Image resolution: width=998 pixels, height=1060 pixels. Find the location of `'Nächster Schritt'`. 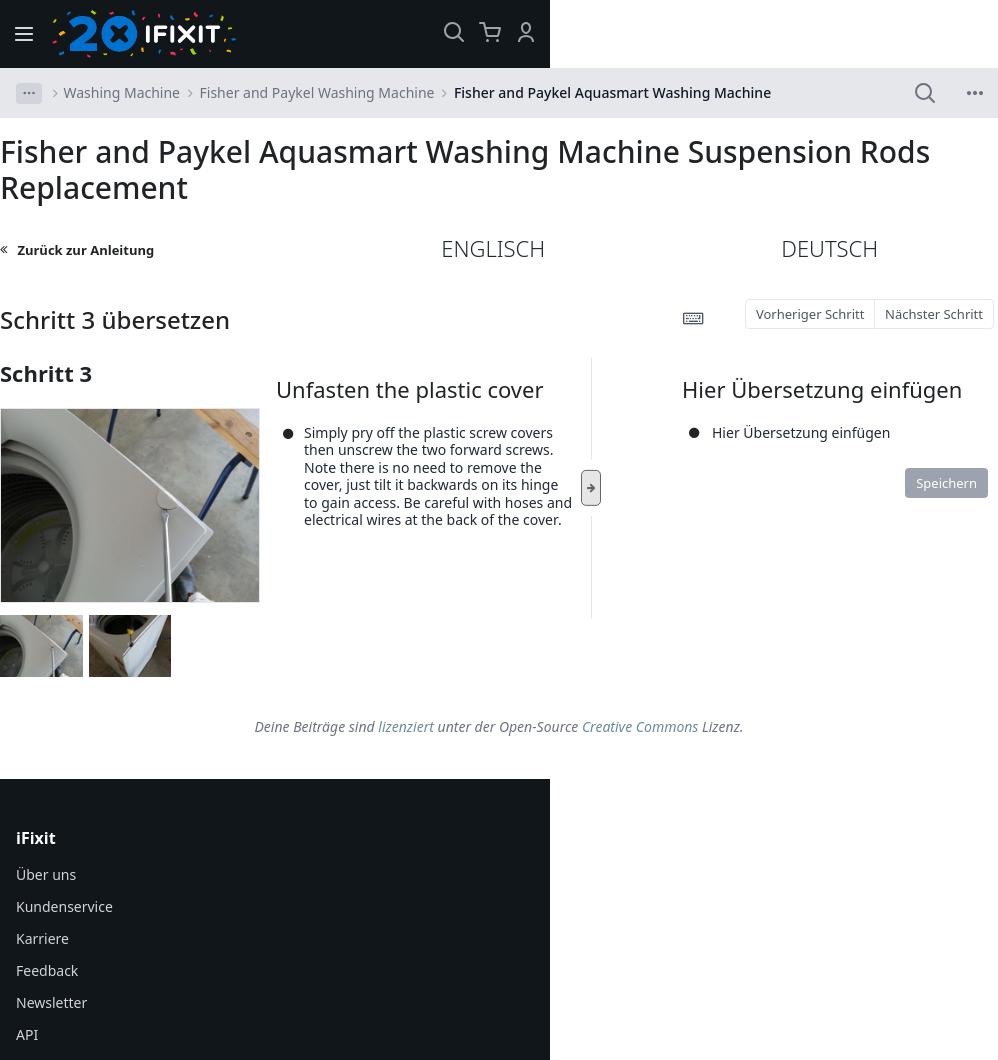

'Nächster Schritt' is located at coordinates (934, 313).